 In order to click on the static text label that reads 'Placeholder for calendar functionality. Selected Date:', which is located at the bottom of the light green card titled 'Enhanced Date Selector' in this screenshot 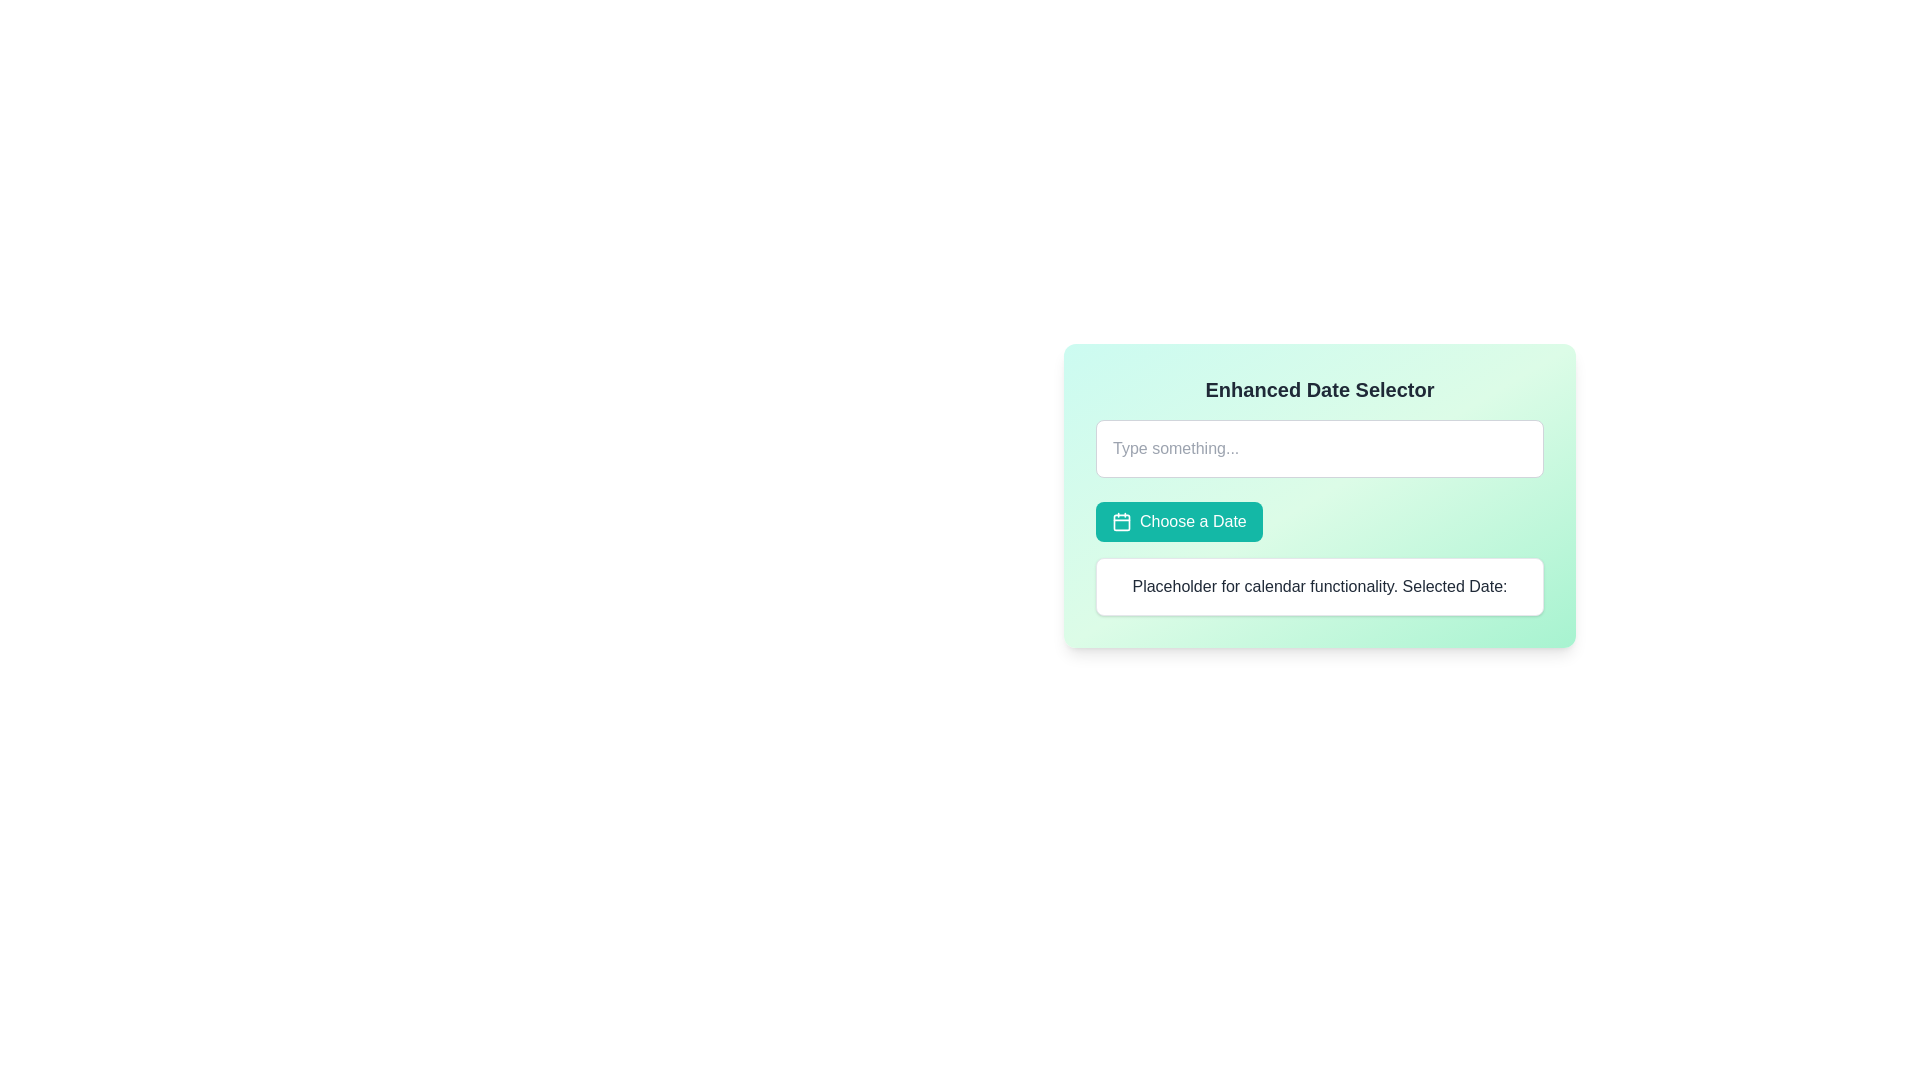, I will do `click(1320, 585)`.